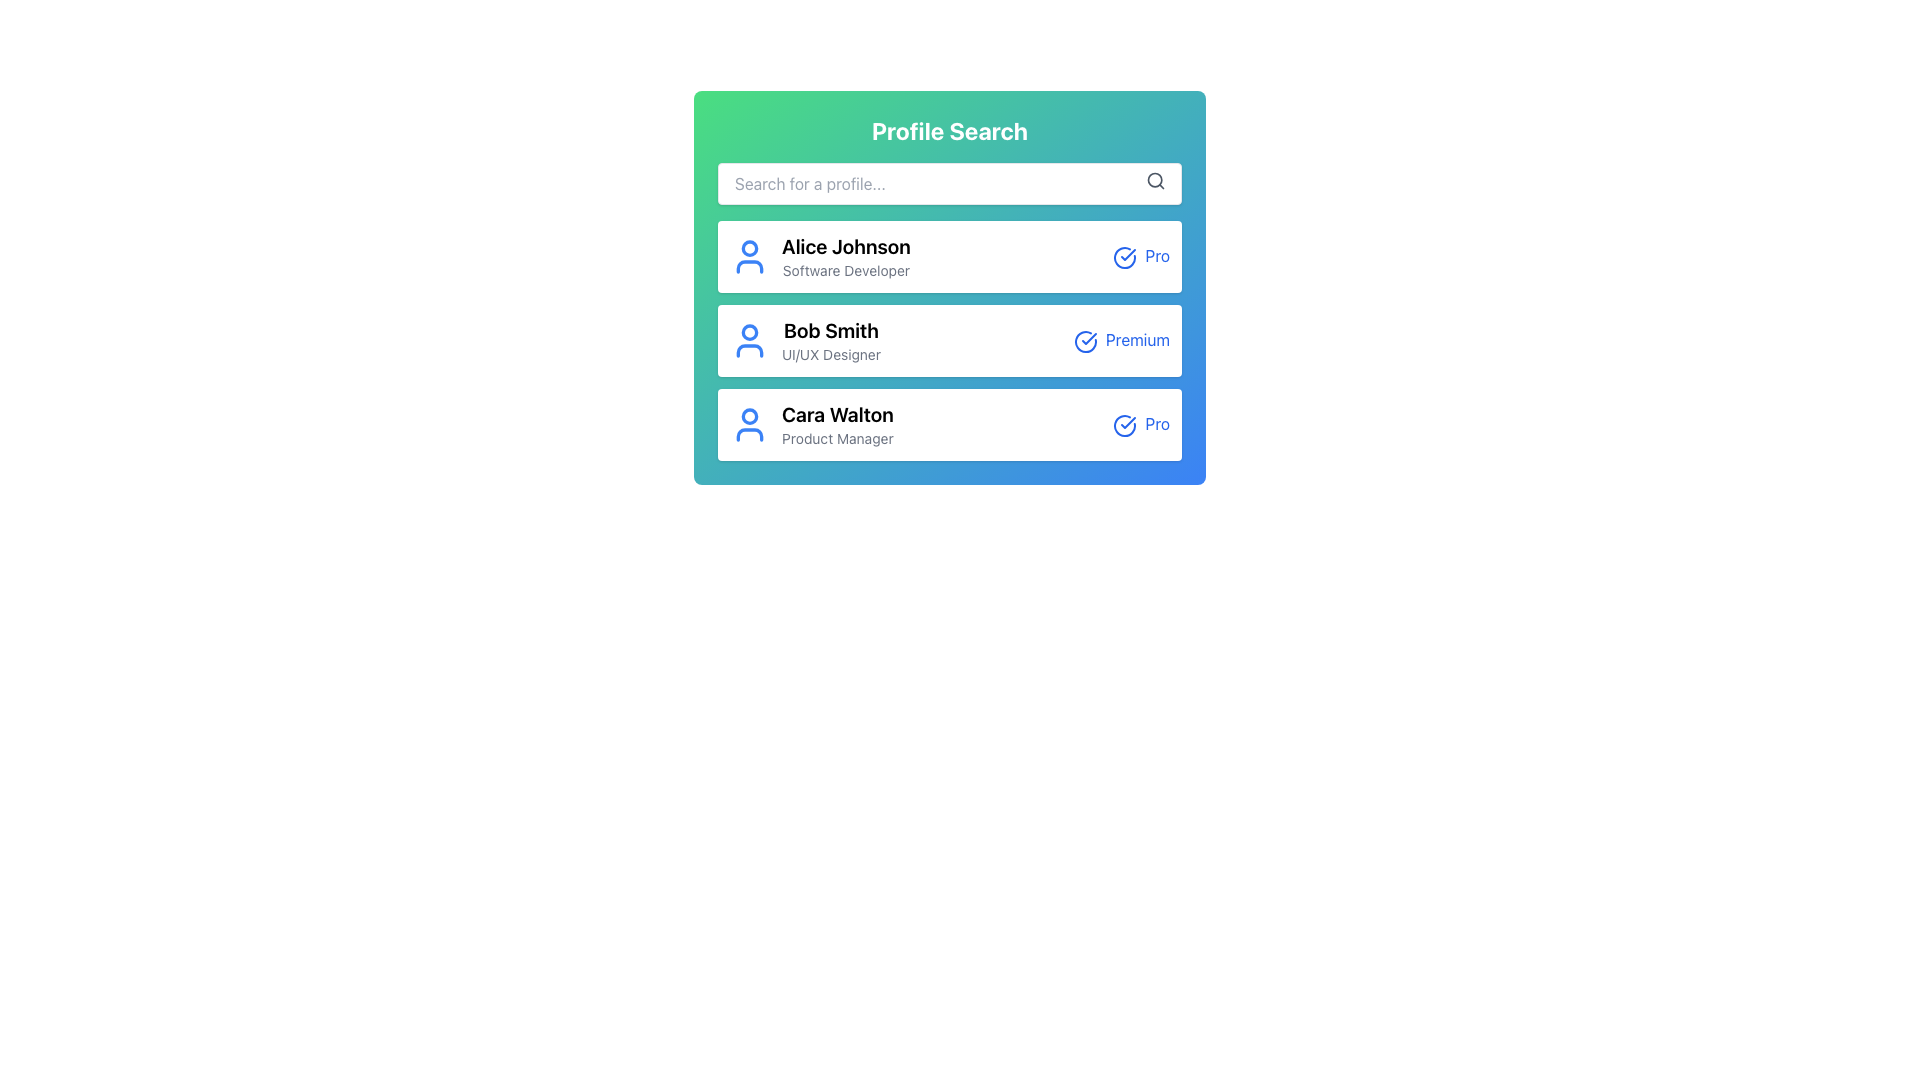  What do you see at coordinates (831, 353) in the screenshot?
I see `the text label displaying 'UI/UX Designer' located beneath the name 'Bob Smith' in the second profile card` at bounding box center [831, 353].